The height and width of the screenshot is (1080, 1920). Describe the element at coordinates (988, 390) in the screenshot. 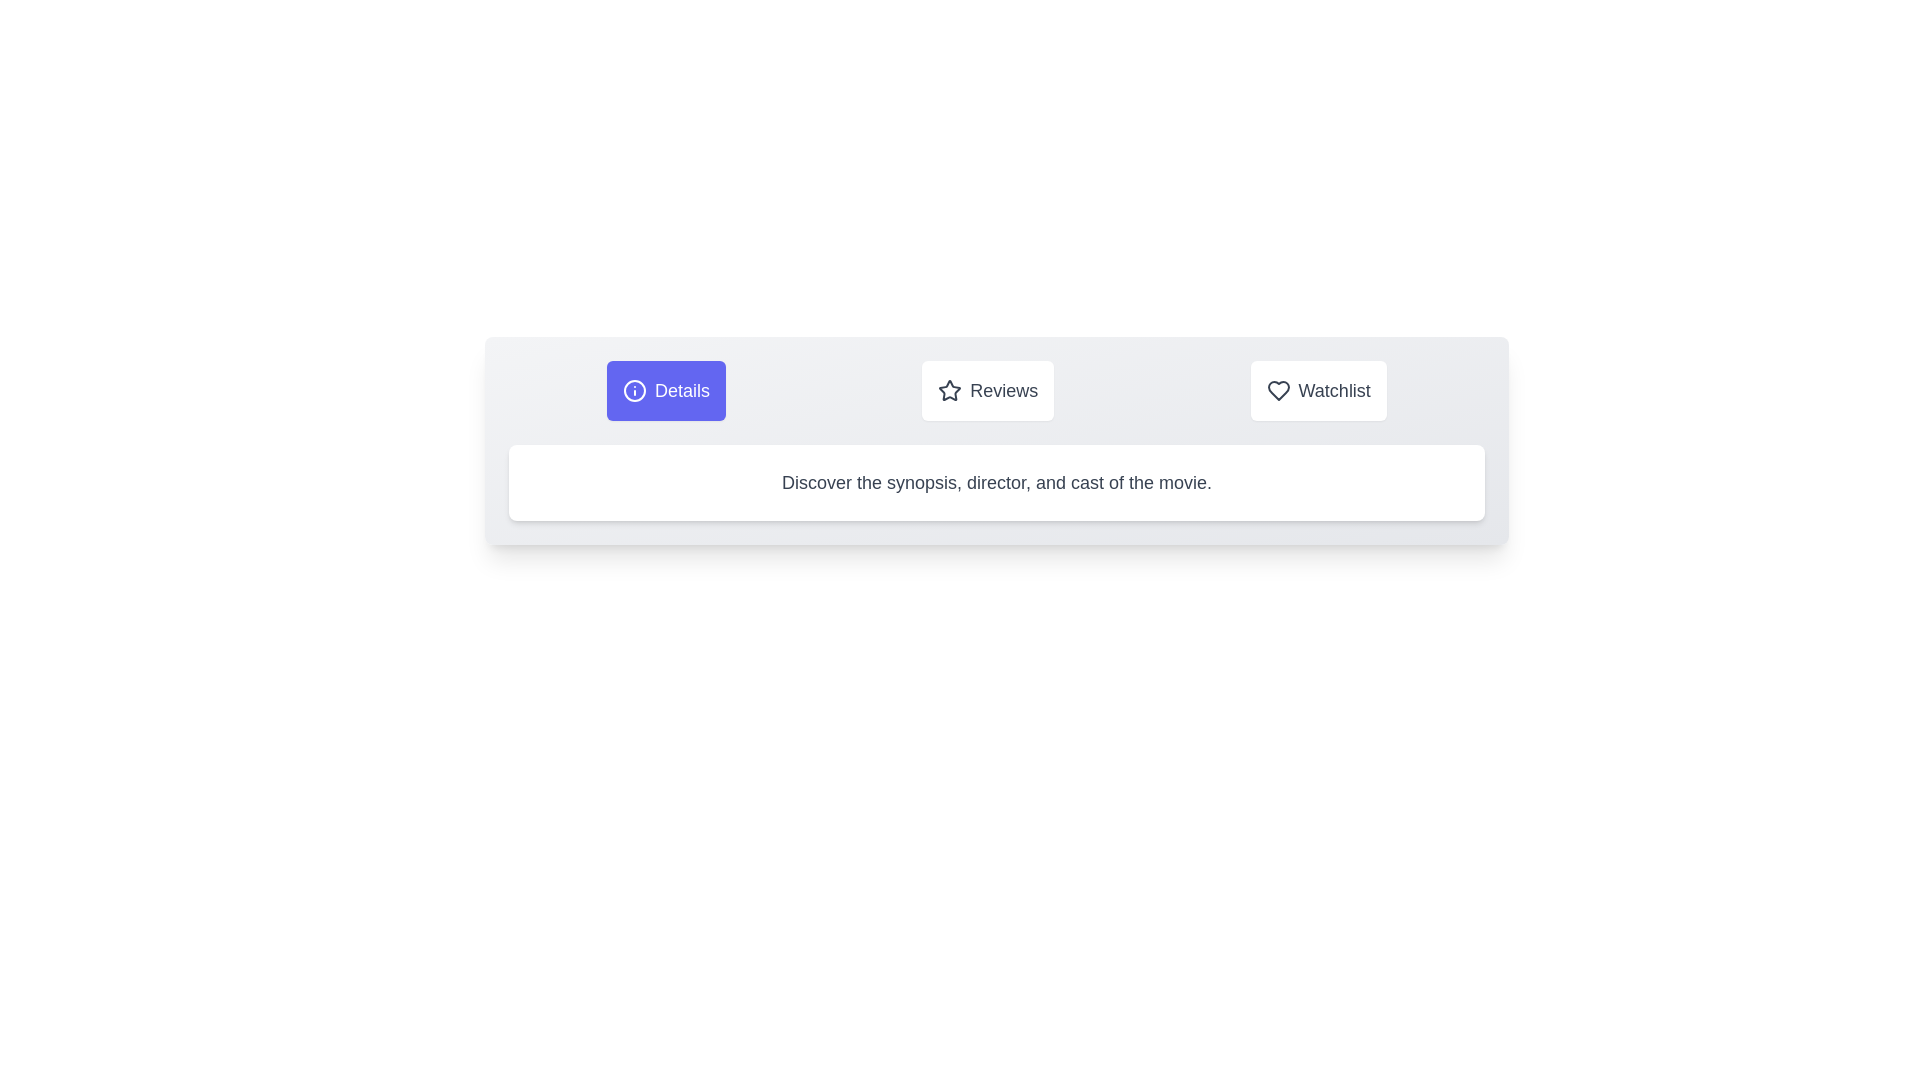

I see `the Reviews tab to observe its hover effect` at that location.